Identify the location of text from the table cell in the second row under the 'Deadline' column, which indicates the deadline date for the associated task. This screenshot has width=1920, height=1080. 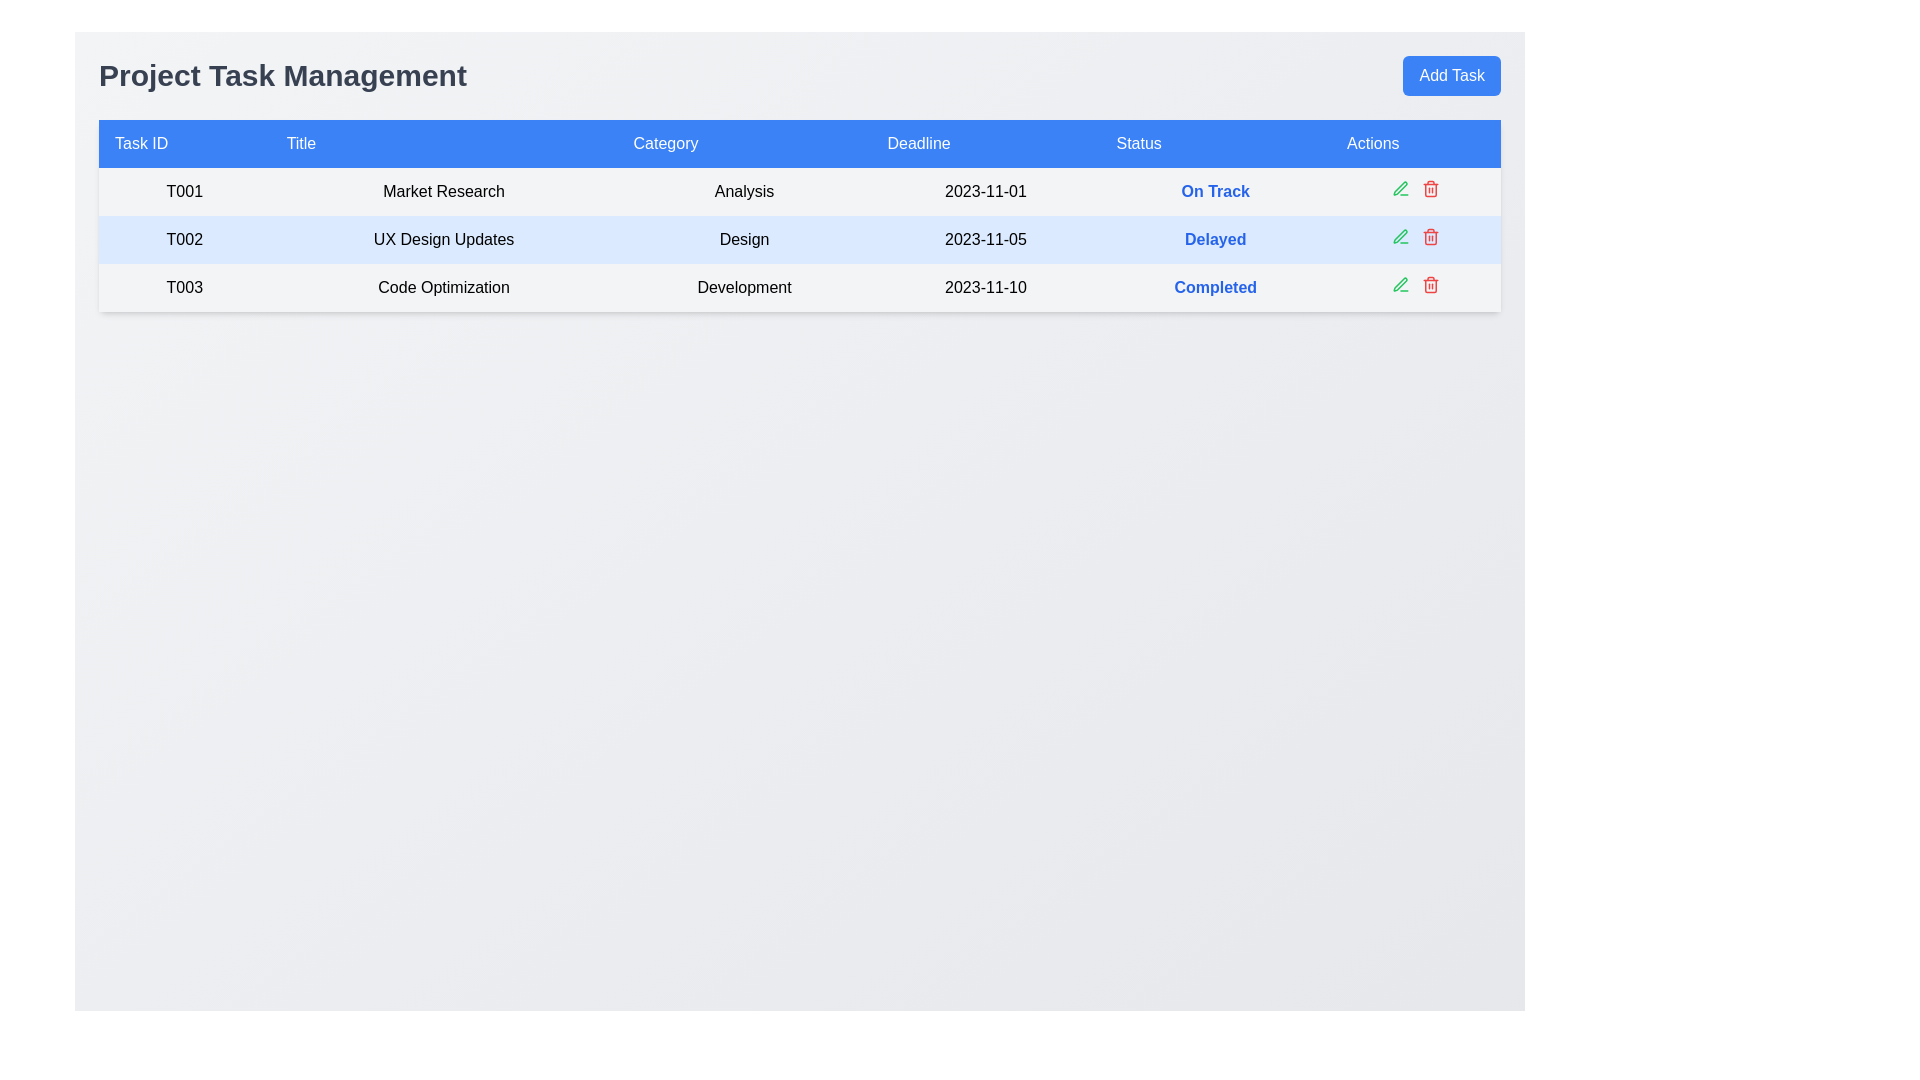
(985, 238).